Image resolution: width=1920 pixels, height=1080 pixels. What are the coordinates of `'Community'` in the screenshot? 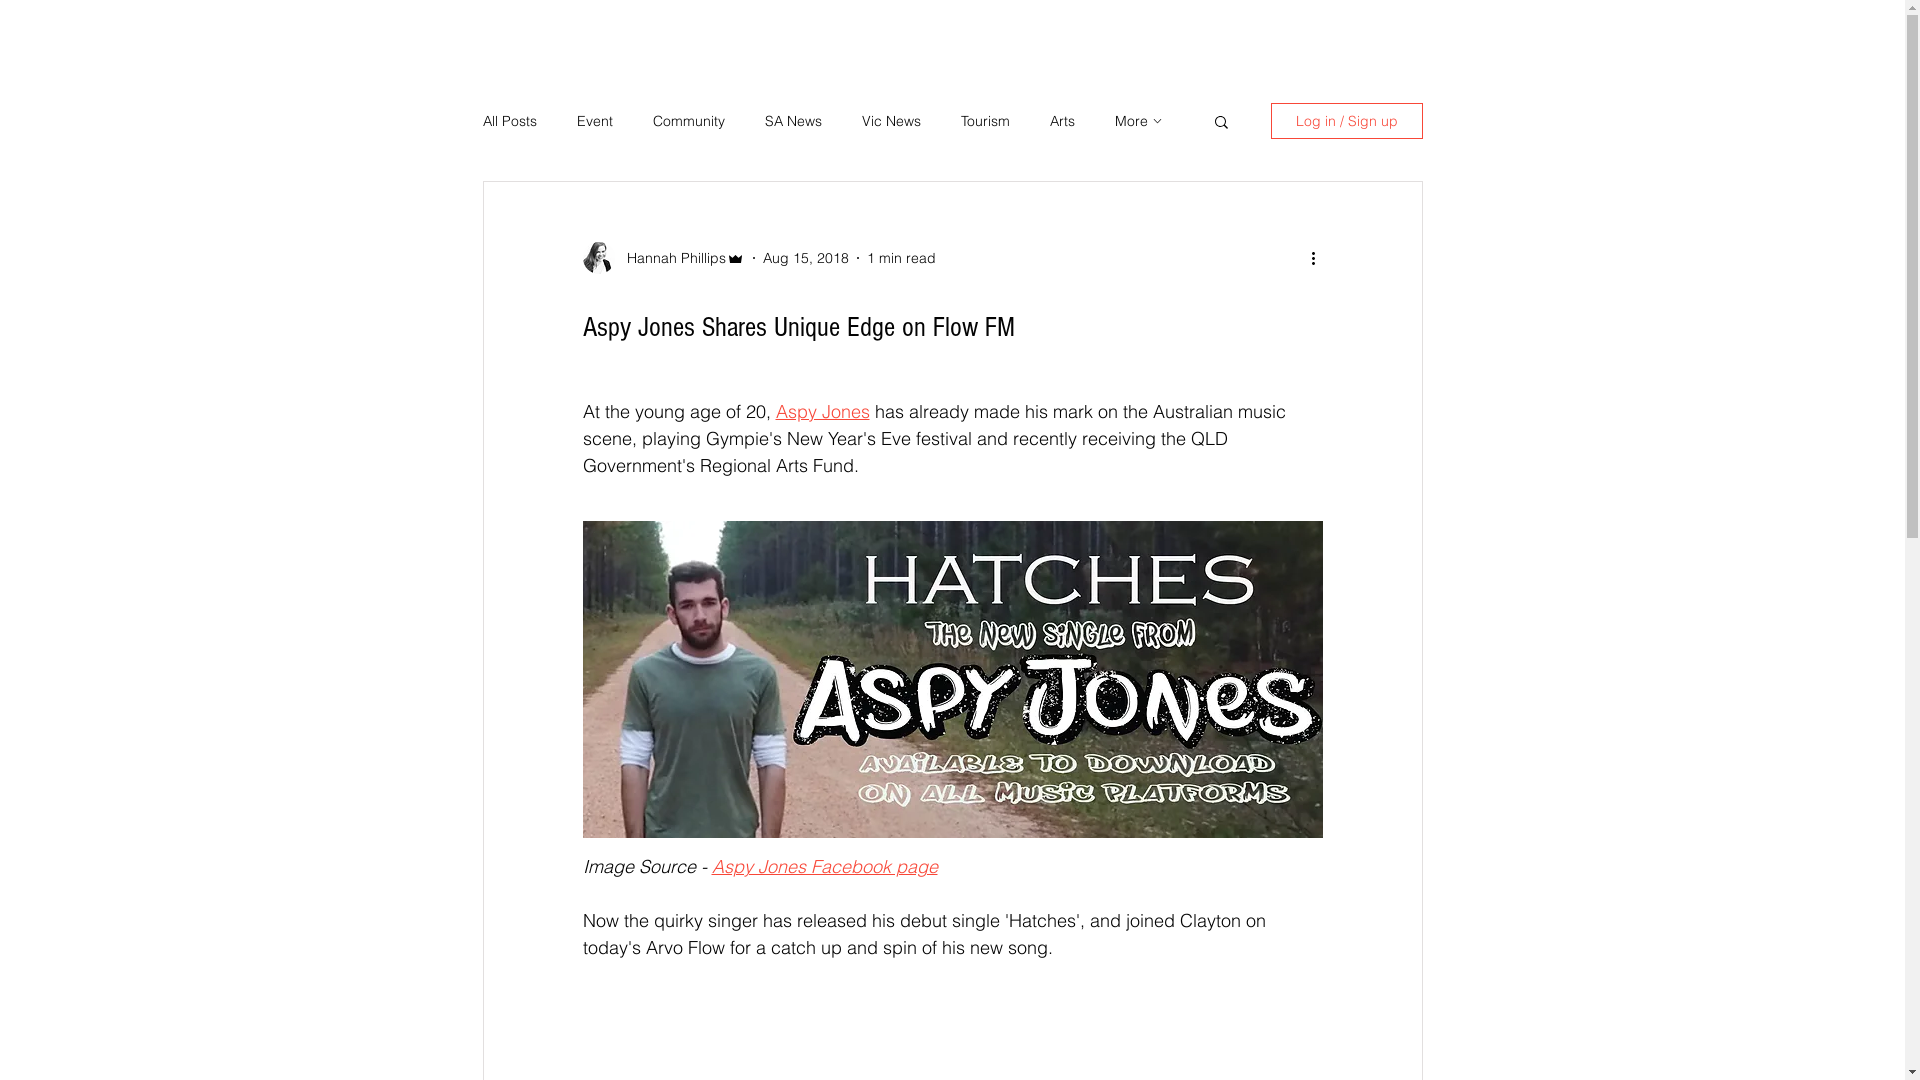 It's located at (687, 120).